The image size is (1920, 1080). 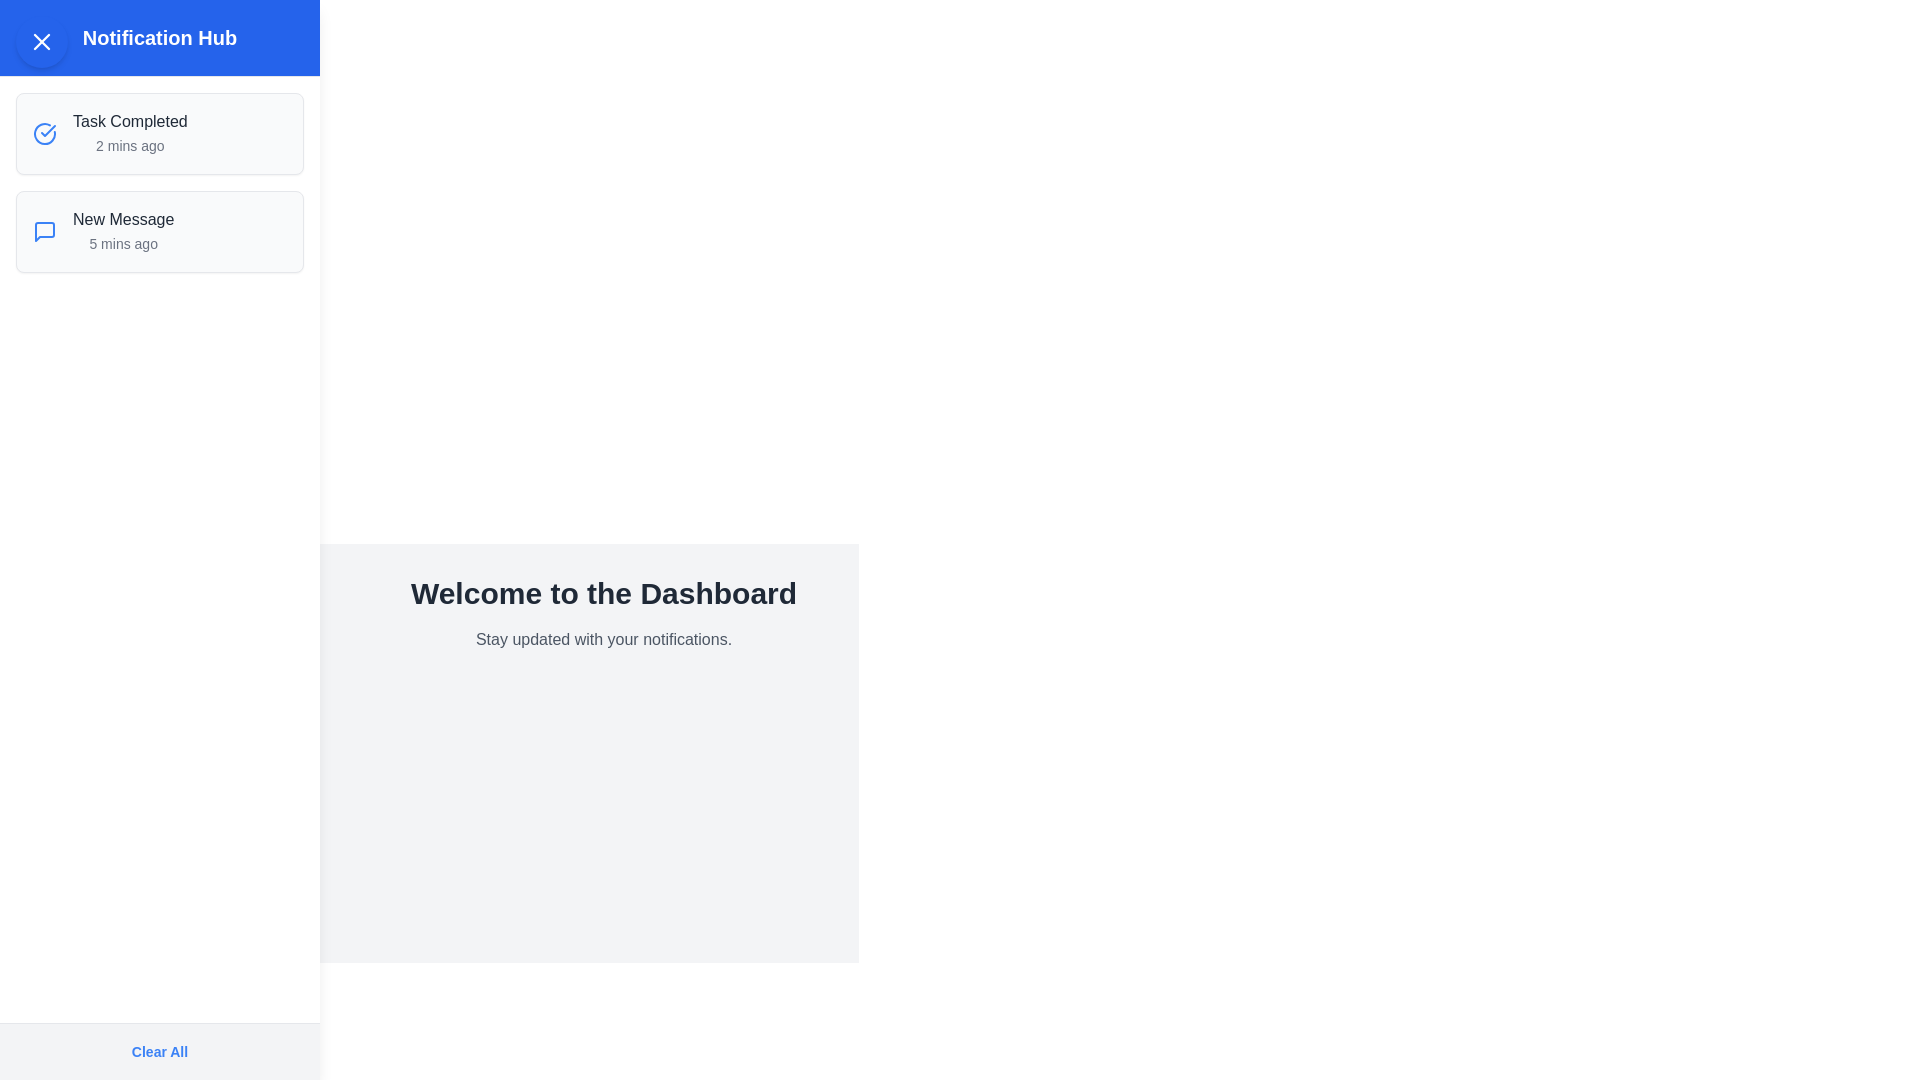 What do you see at coordinates (44, 134) in the screenshot?
I see `the circular icon with a blue stroke and checkmark, which signifies a completed task, located in the upper section of the notification panel next to the text 'Task Completed.'` at bounding box center [44, 134].